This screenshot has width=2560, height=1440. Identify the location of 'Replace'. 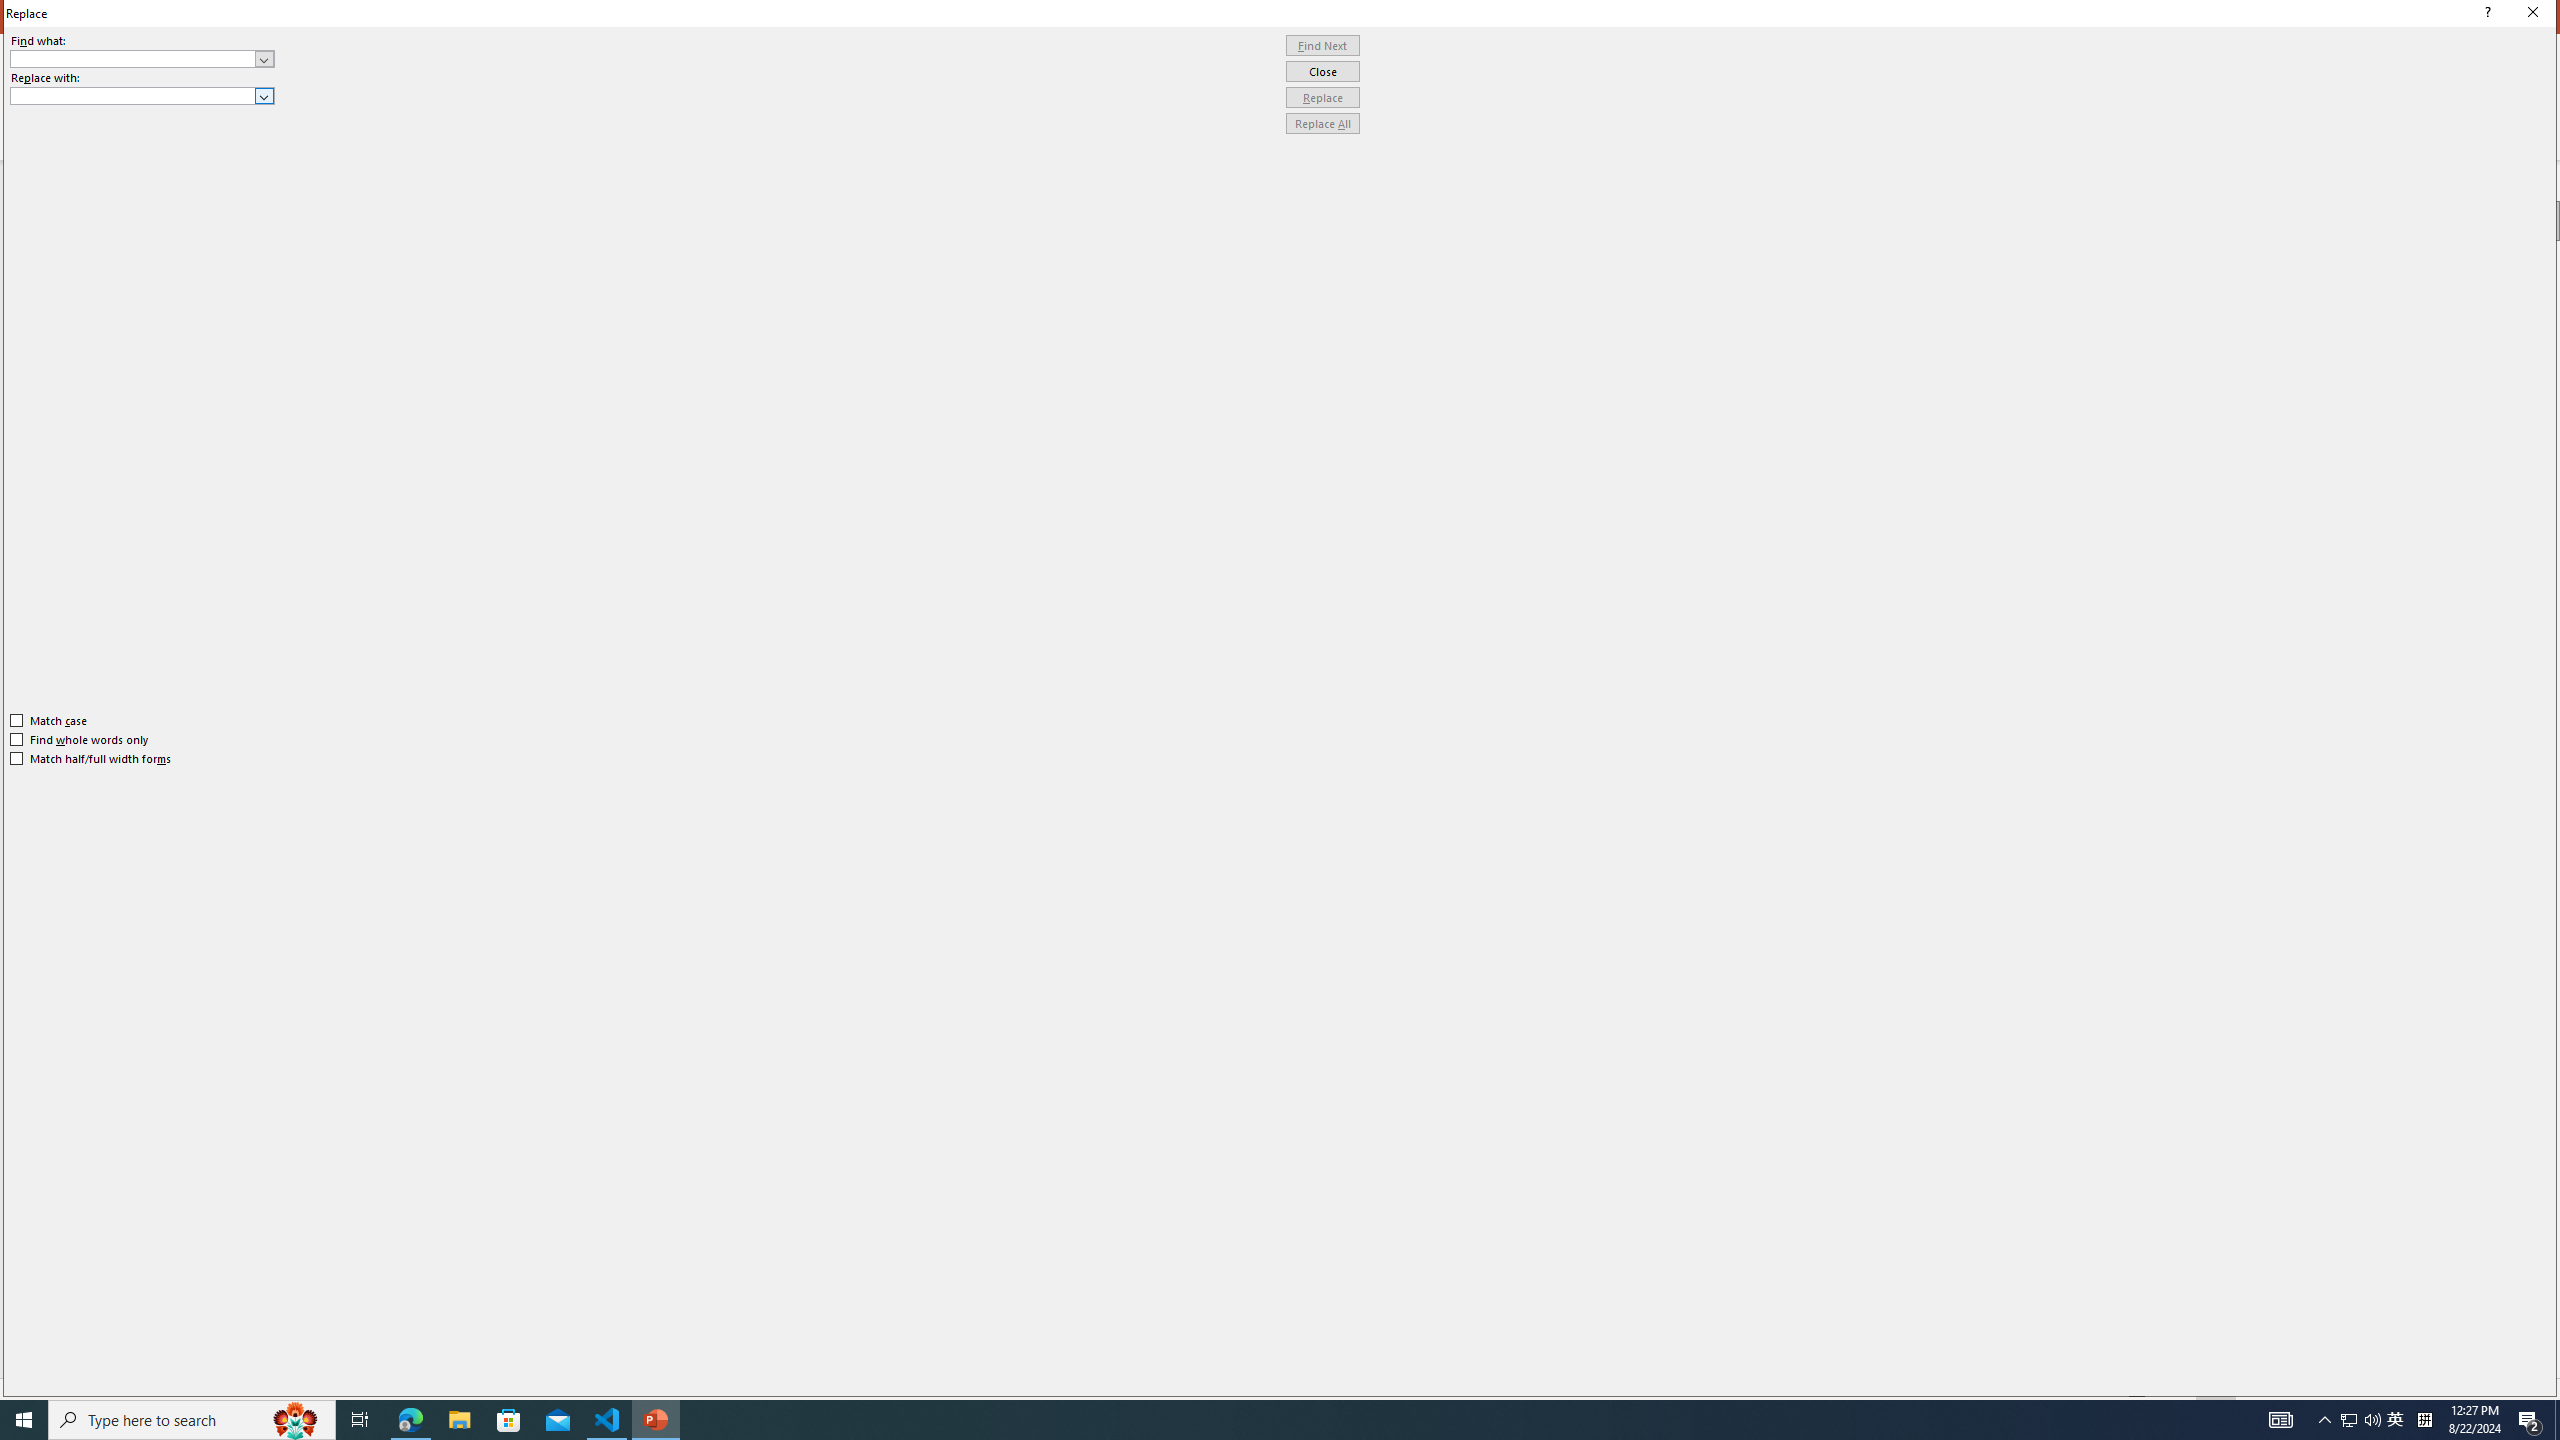
(1322, 96).